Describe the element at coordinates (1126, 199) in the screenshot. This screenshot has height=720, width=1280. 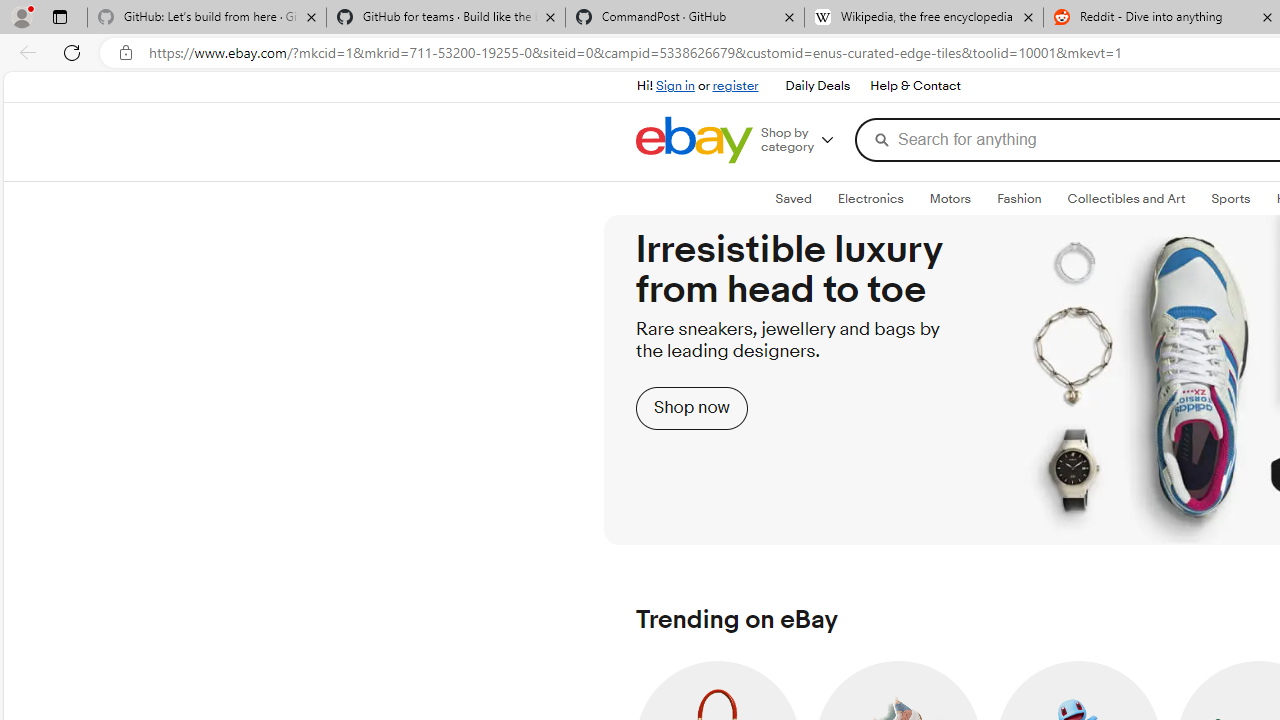
I see `'Collectibles and ArtExpand: Collectibles and Art'` at that location.